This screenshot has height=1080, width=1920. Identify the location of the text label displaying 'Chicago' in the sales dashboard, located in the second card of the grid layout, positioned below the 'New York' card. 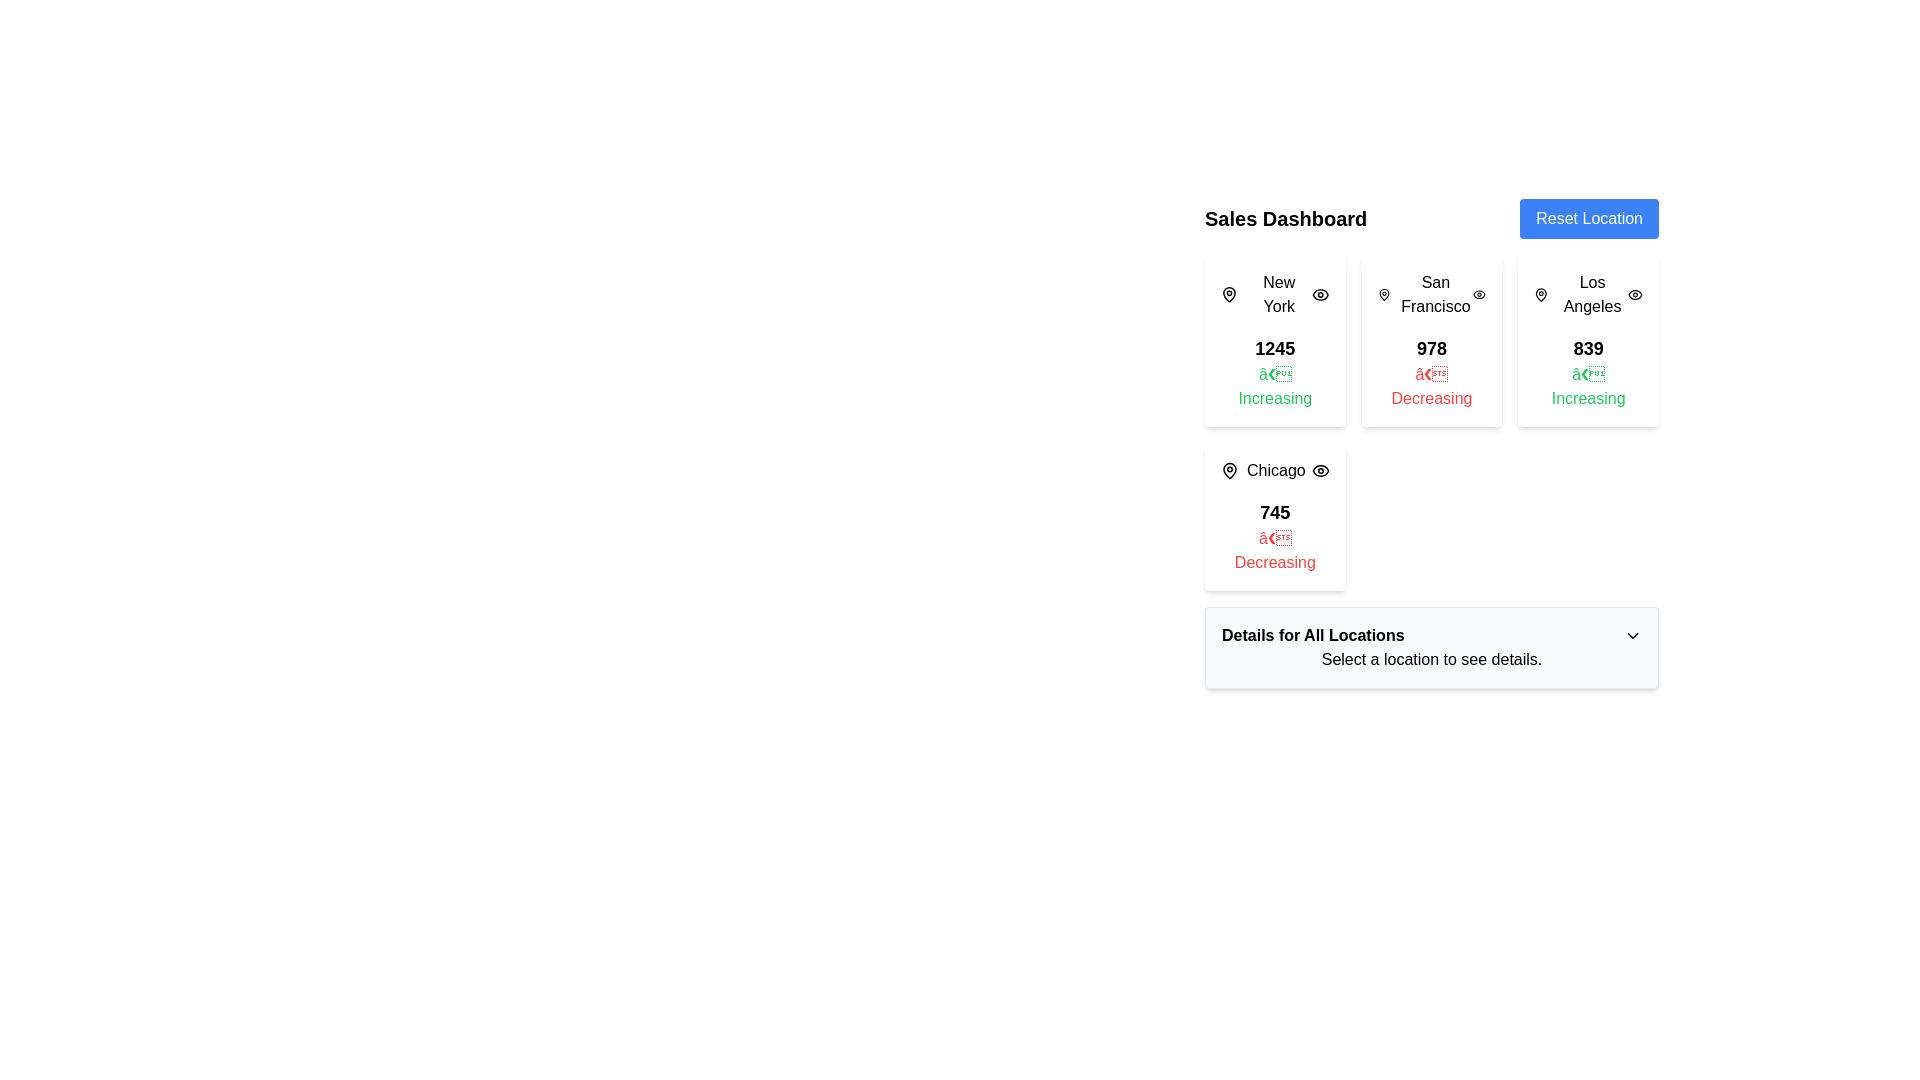
(1275, 470).